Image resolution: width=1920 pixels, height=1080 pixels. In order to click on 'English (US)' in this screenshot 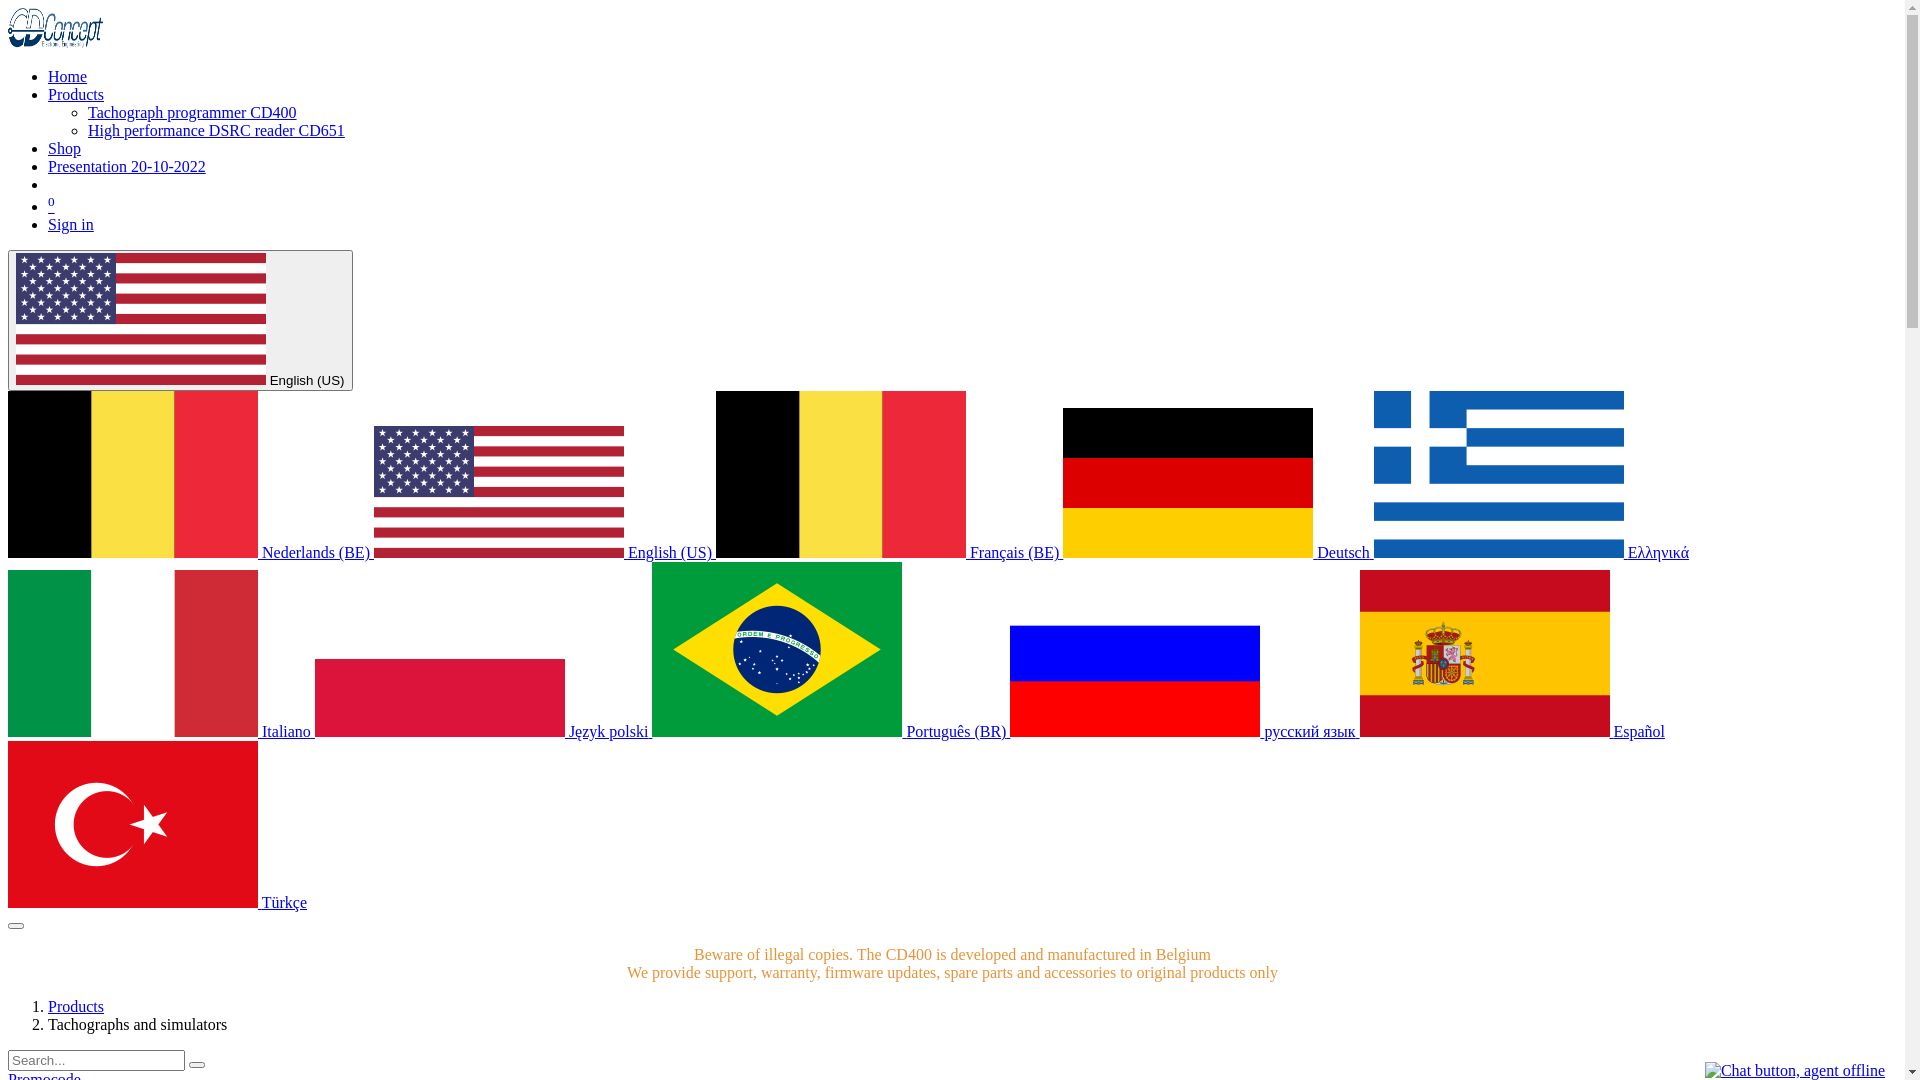, I will do `click(8, 319)`.